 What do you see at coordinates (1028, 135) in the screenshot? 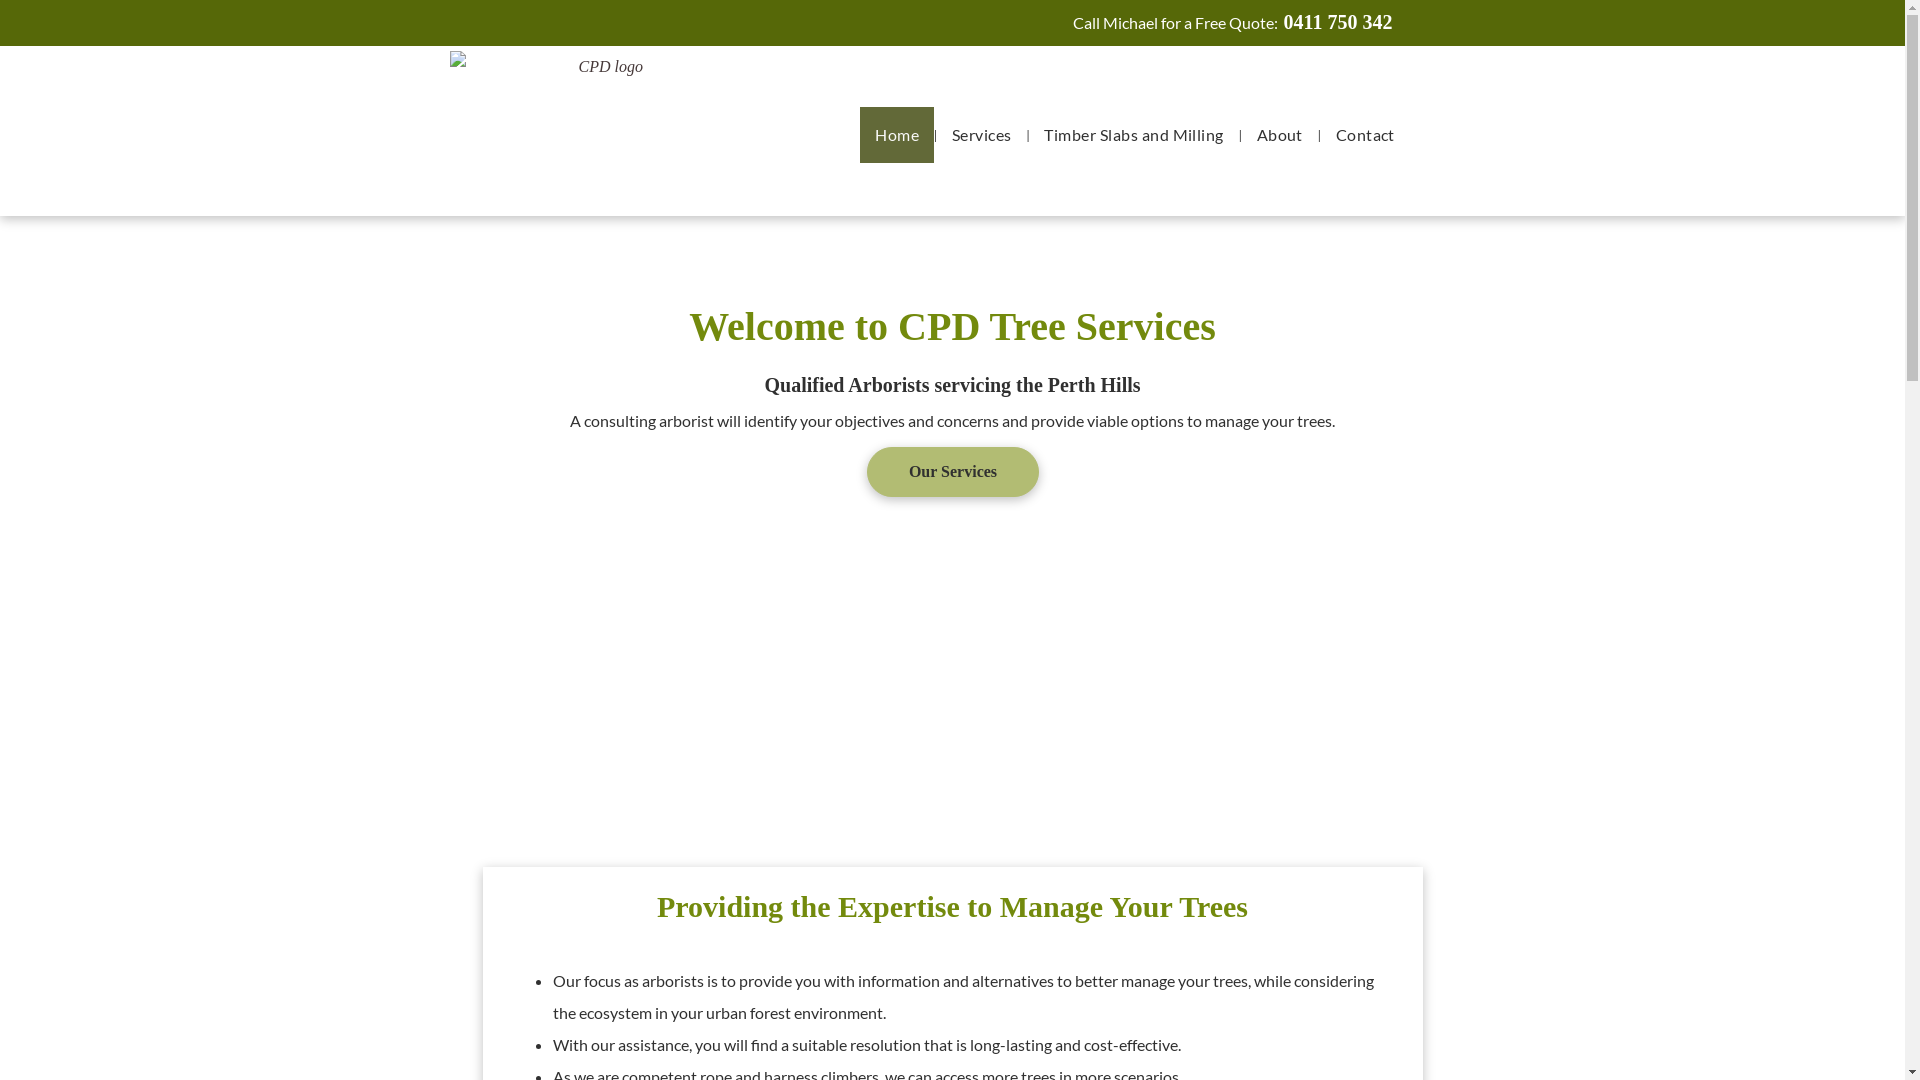
I see `'Timber Slabs and Milling'` at bounding box center [1028, 135].